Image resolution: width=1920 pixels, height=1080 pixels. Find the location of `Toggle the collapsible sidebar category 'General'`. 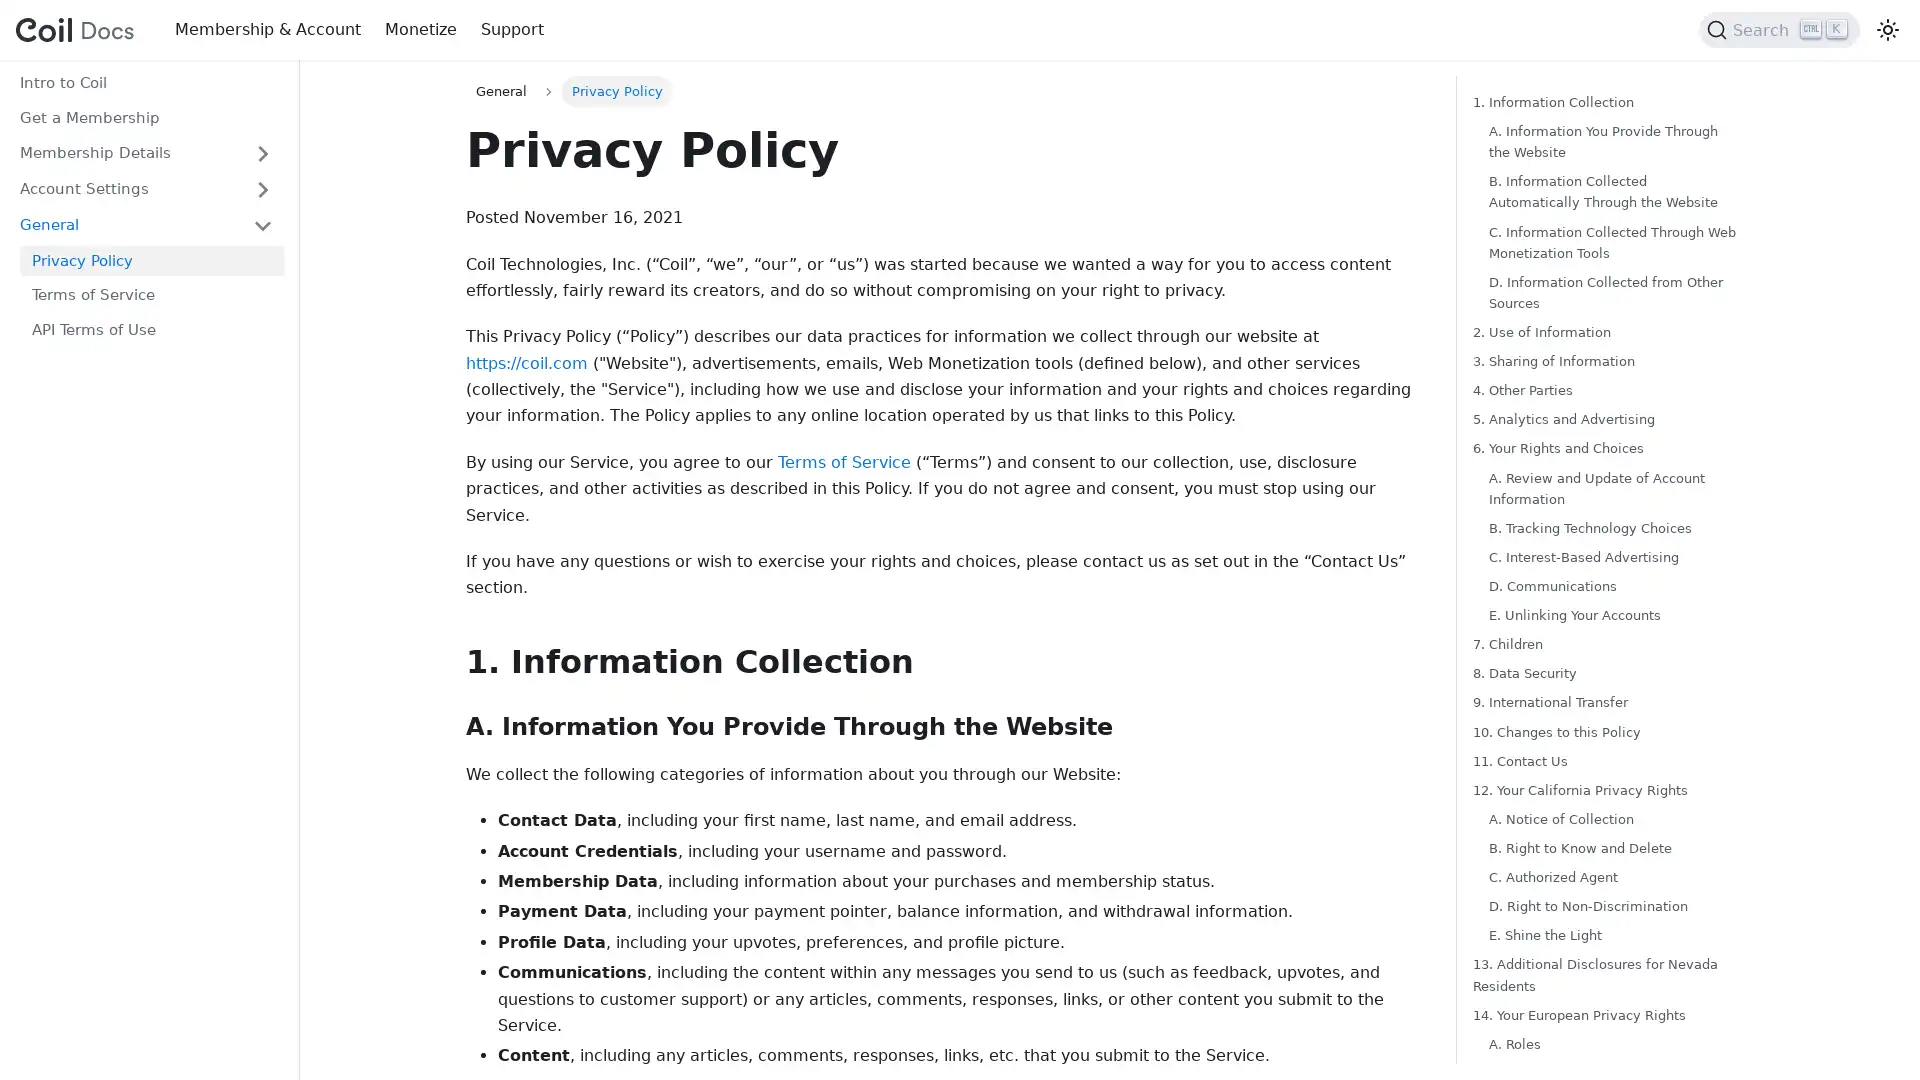

Toggle the collapsible sidebar category 'General' is located at coordinates (262, 224).